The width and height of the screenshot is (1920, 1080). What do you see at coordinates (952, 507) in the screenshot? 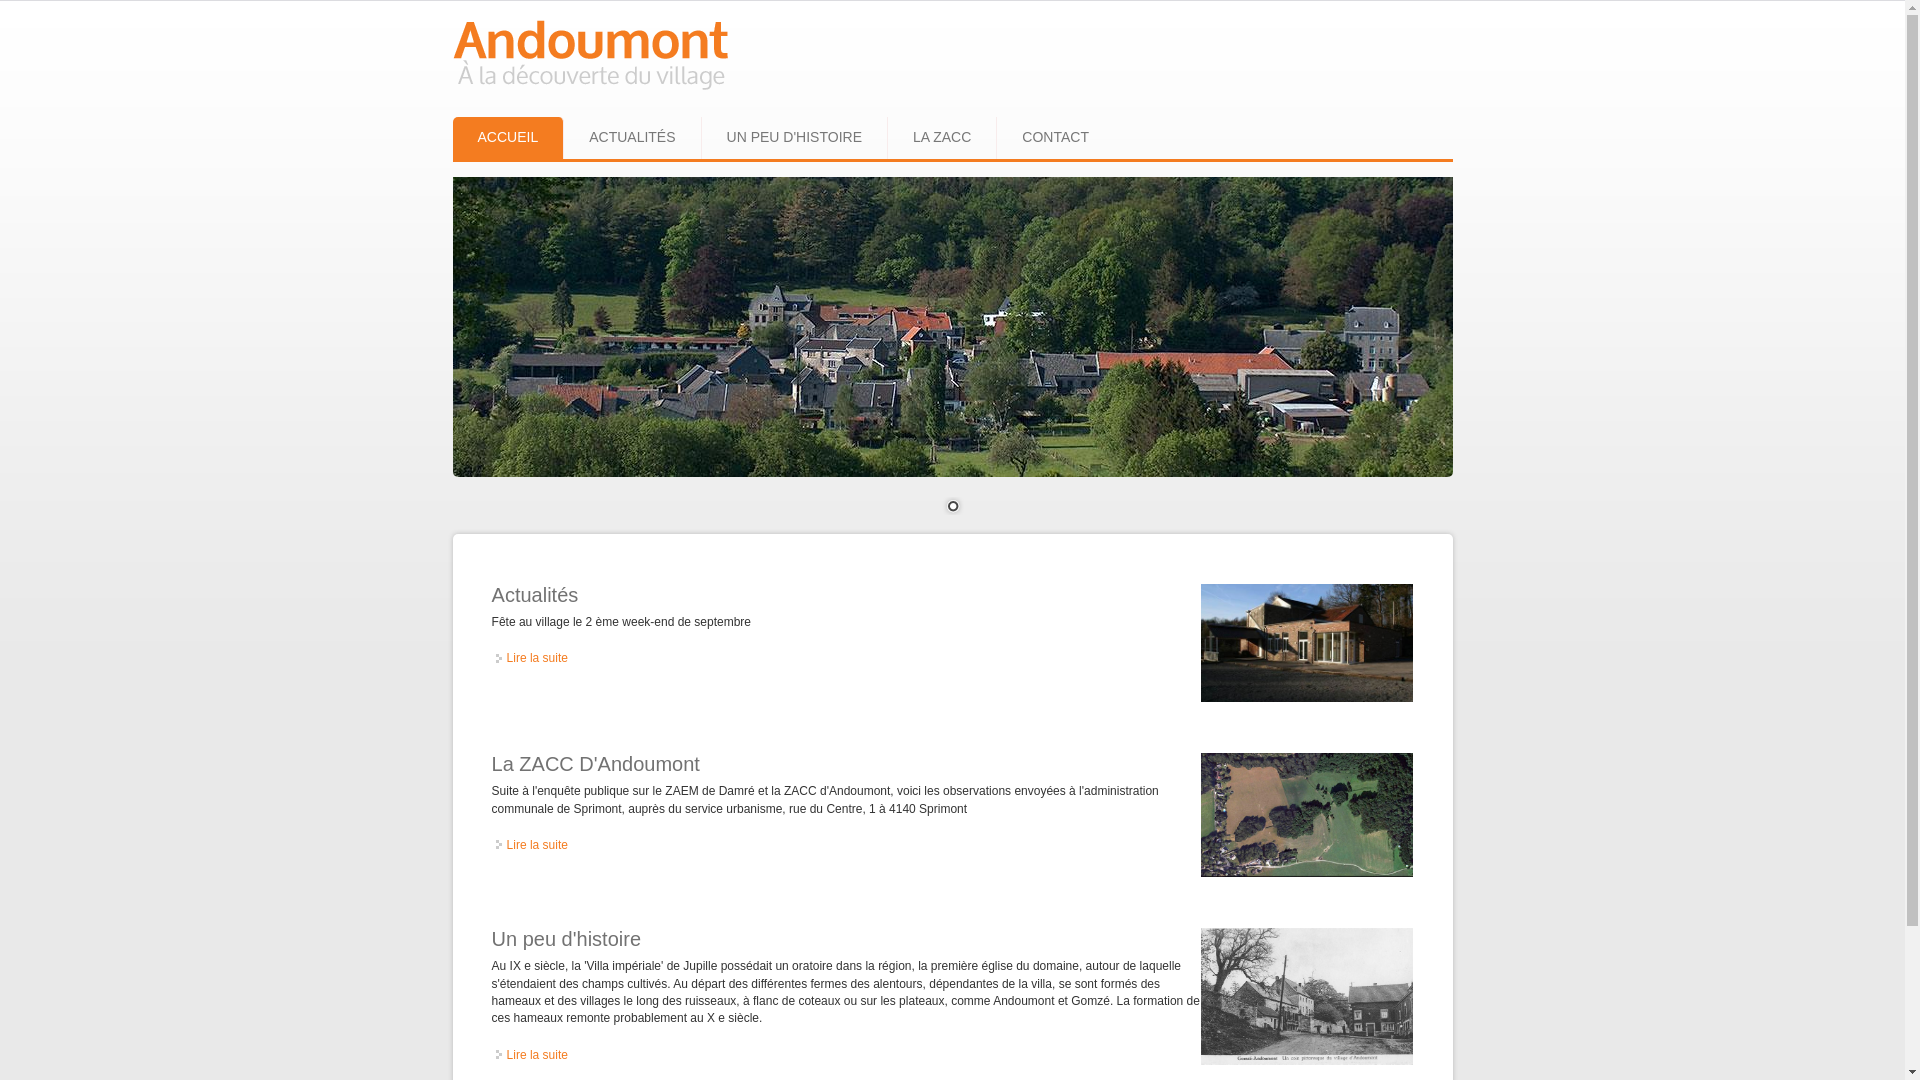
I see `'1'` at bounding box center [952, 507].